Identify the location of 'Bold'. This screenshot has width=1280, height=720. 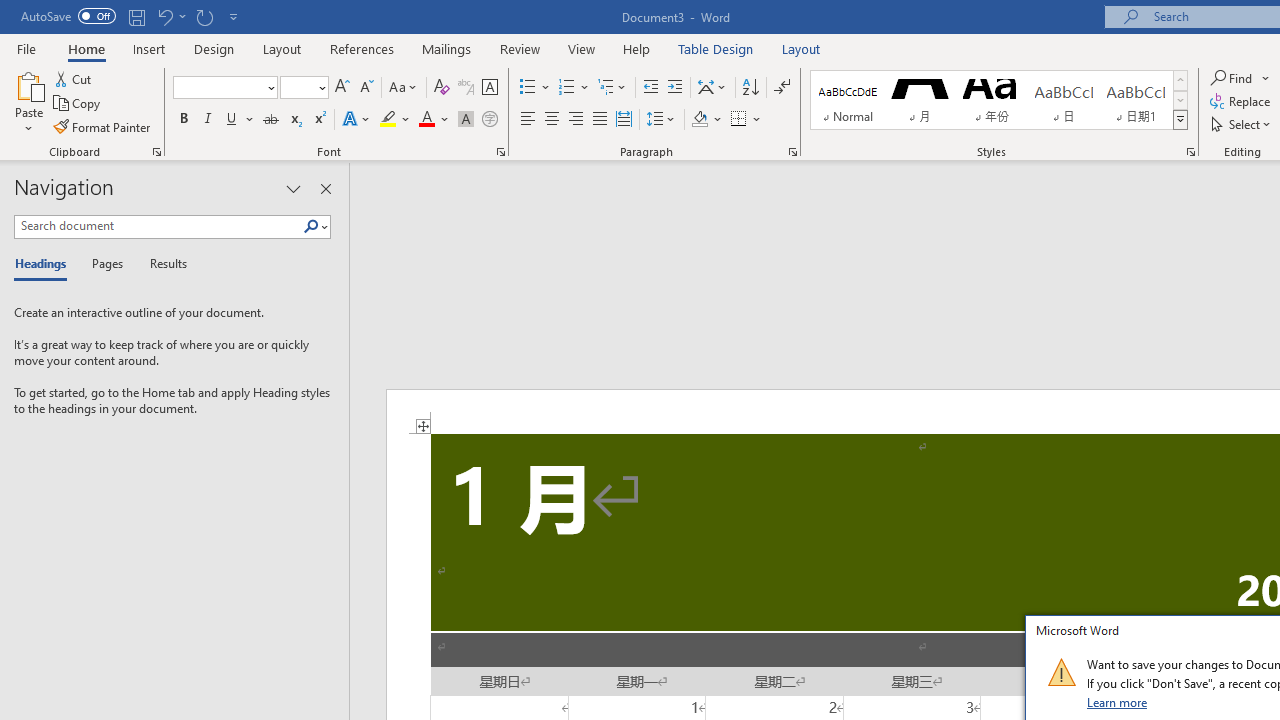
(183, 119).